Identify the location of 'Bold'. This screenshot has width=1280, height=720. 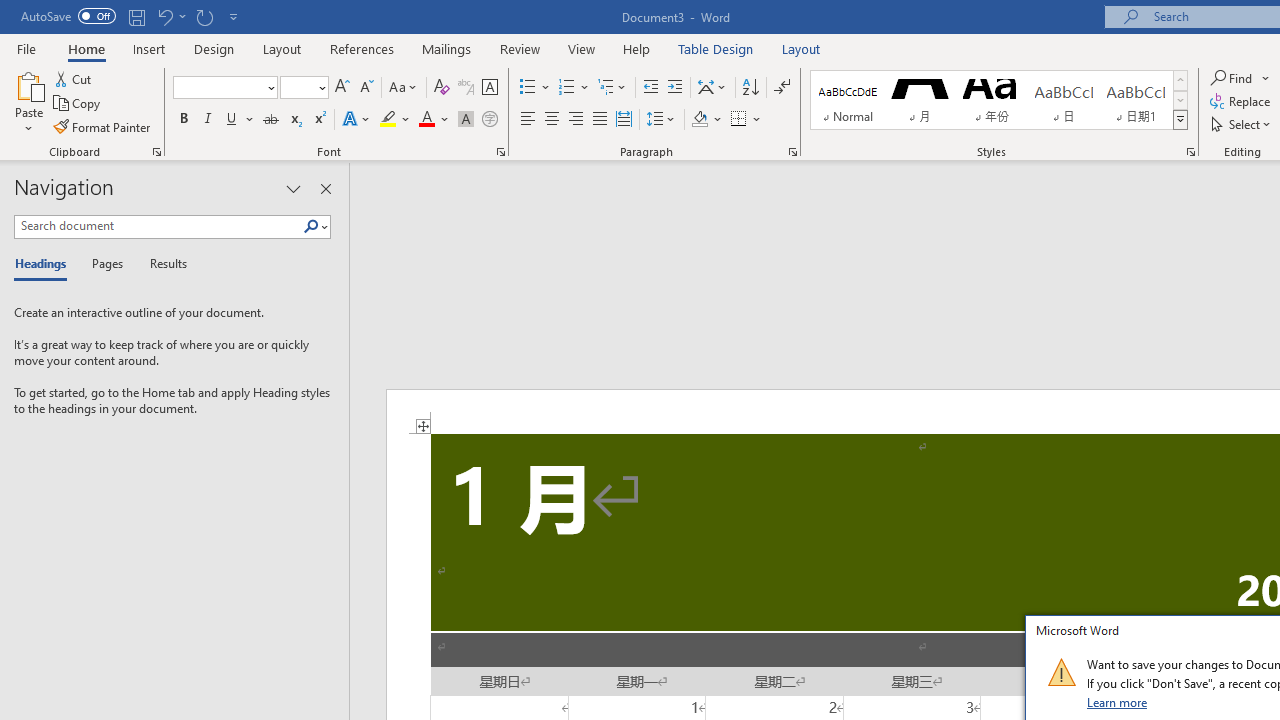
(183, 119).